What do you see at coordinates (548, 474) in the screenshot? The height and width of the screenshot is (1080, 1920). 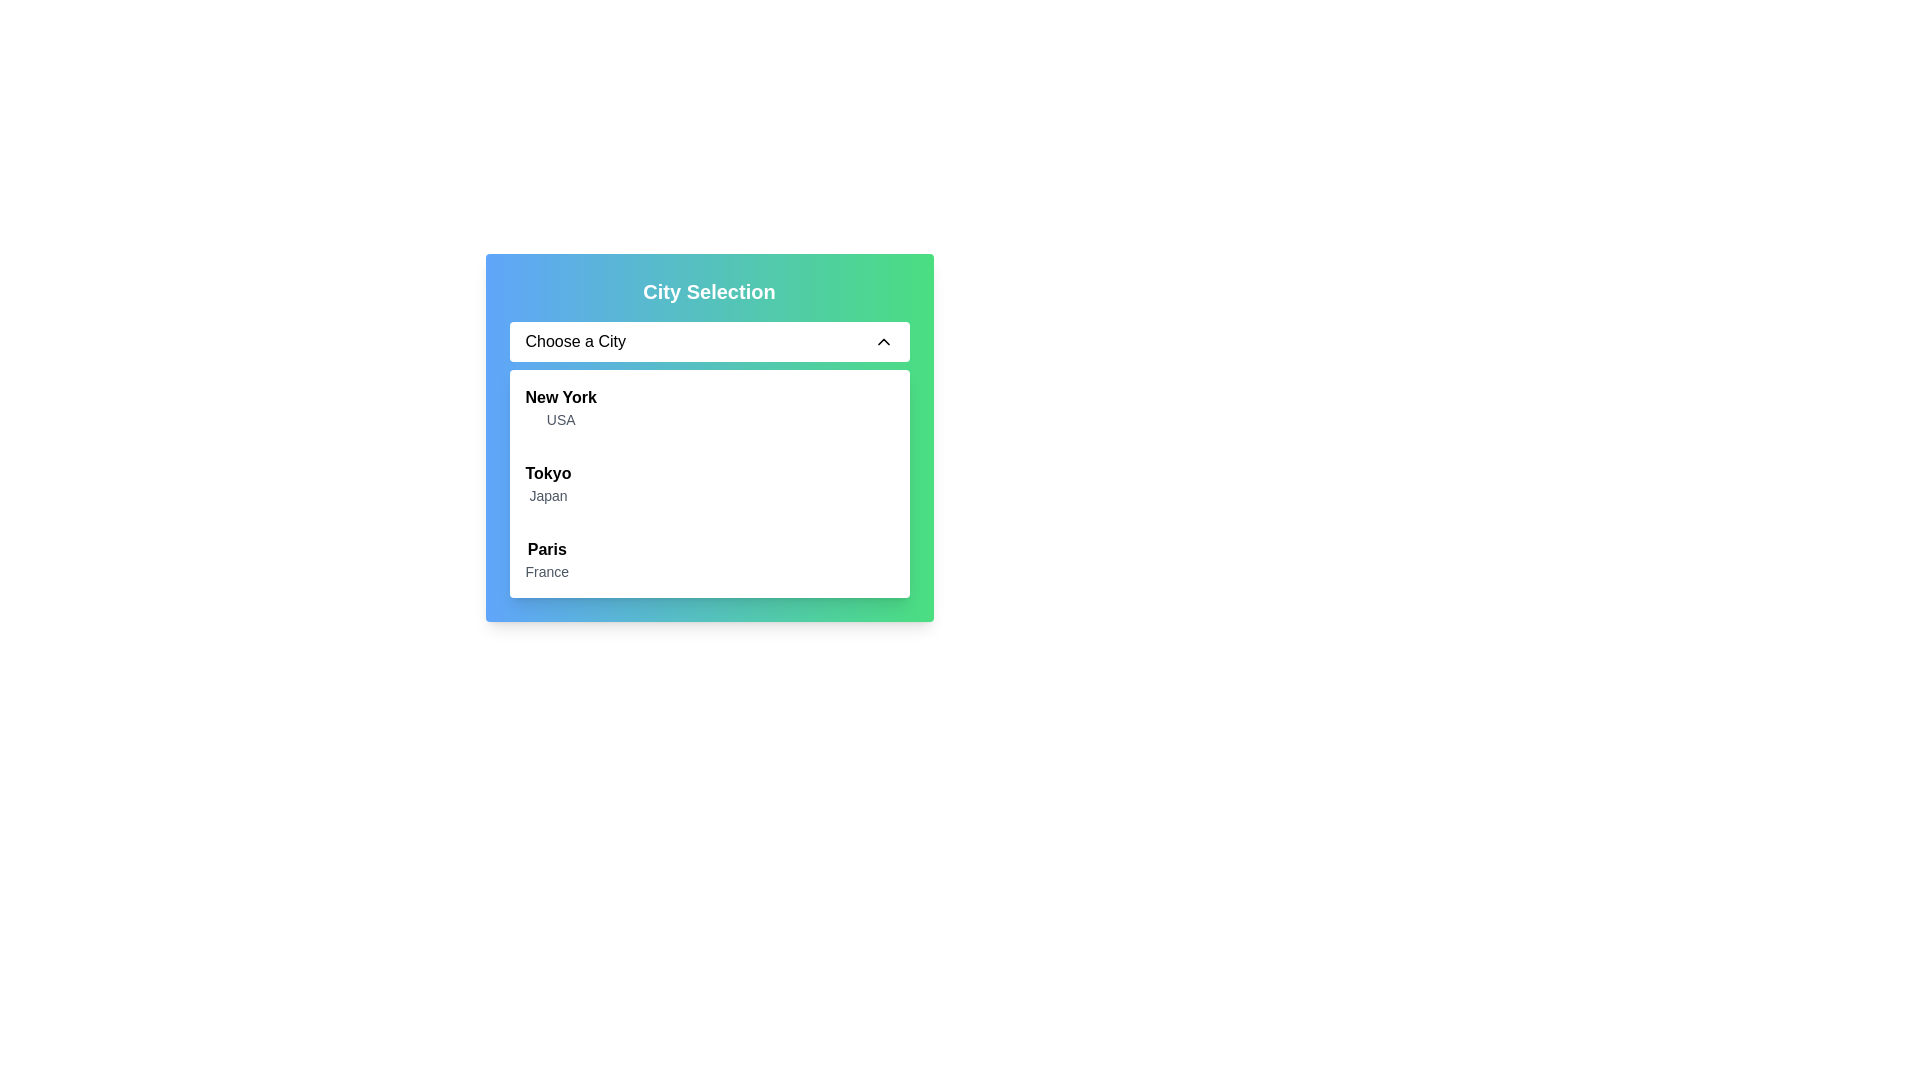 I see `text displayed in the bold font style 'Tokyo' from the city selection dropdown list, which is positioned above 'Japan' and below 'New York' and 'USA'` at bounding box center [548, 474].